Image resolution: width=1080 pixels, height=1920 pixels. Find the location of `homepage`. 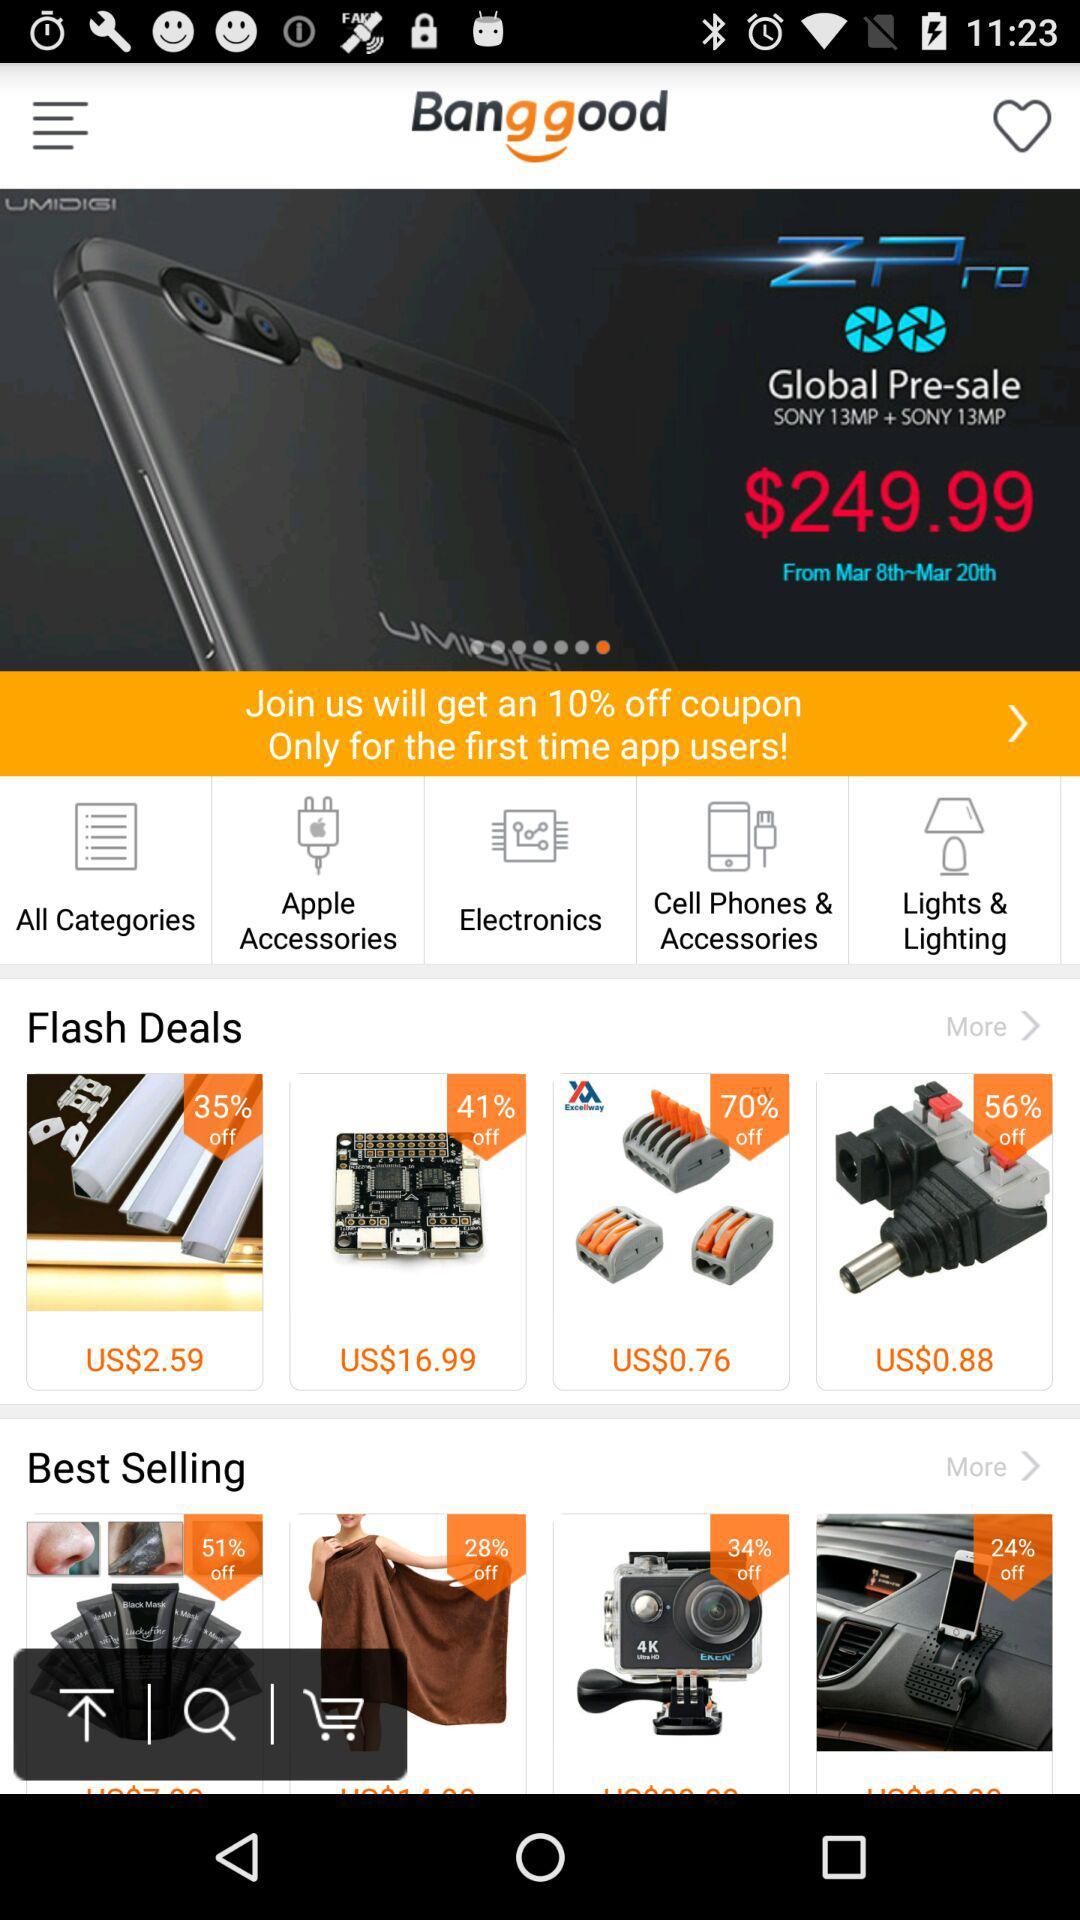

homepage is located at coordinates (538, 124).